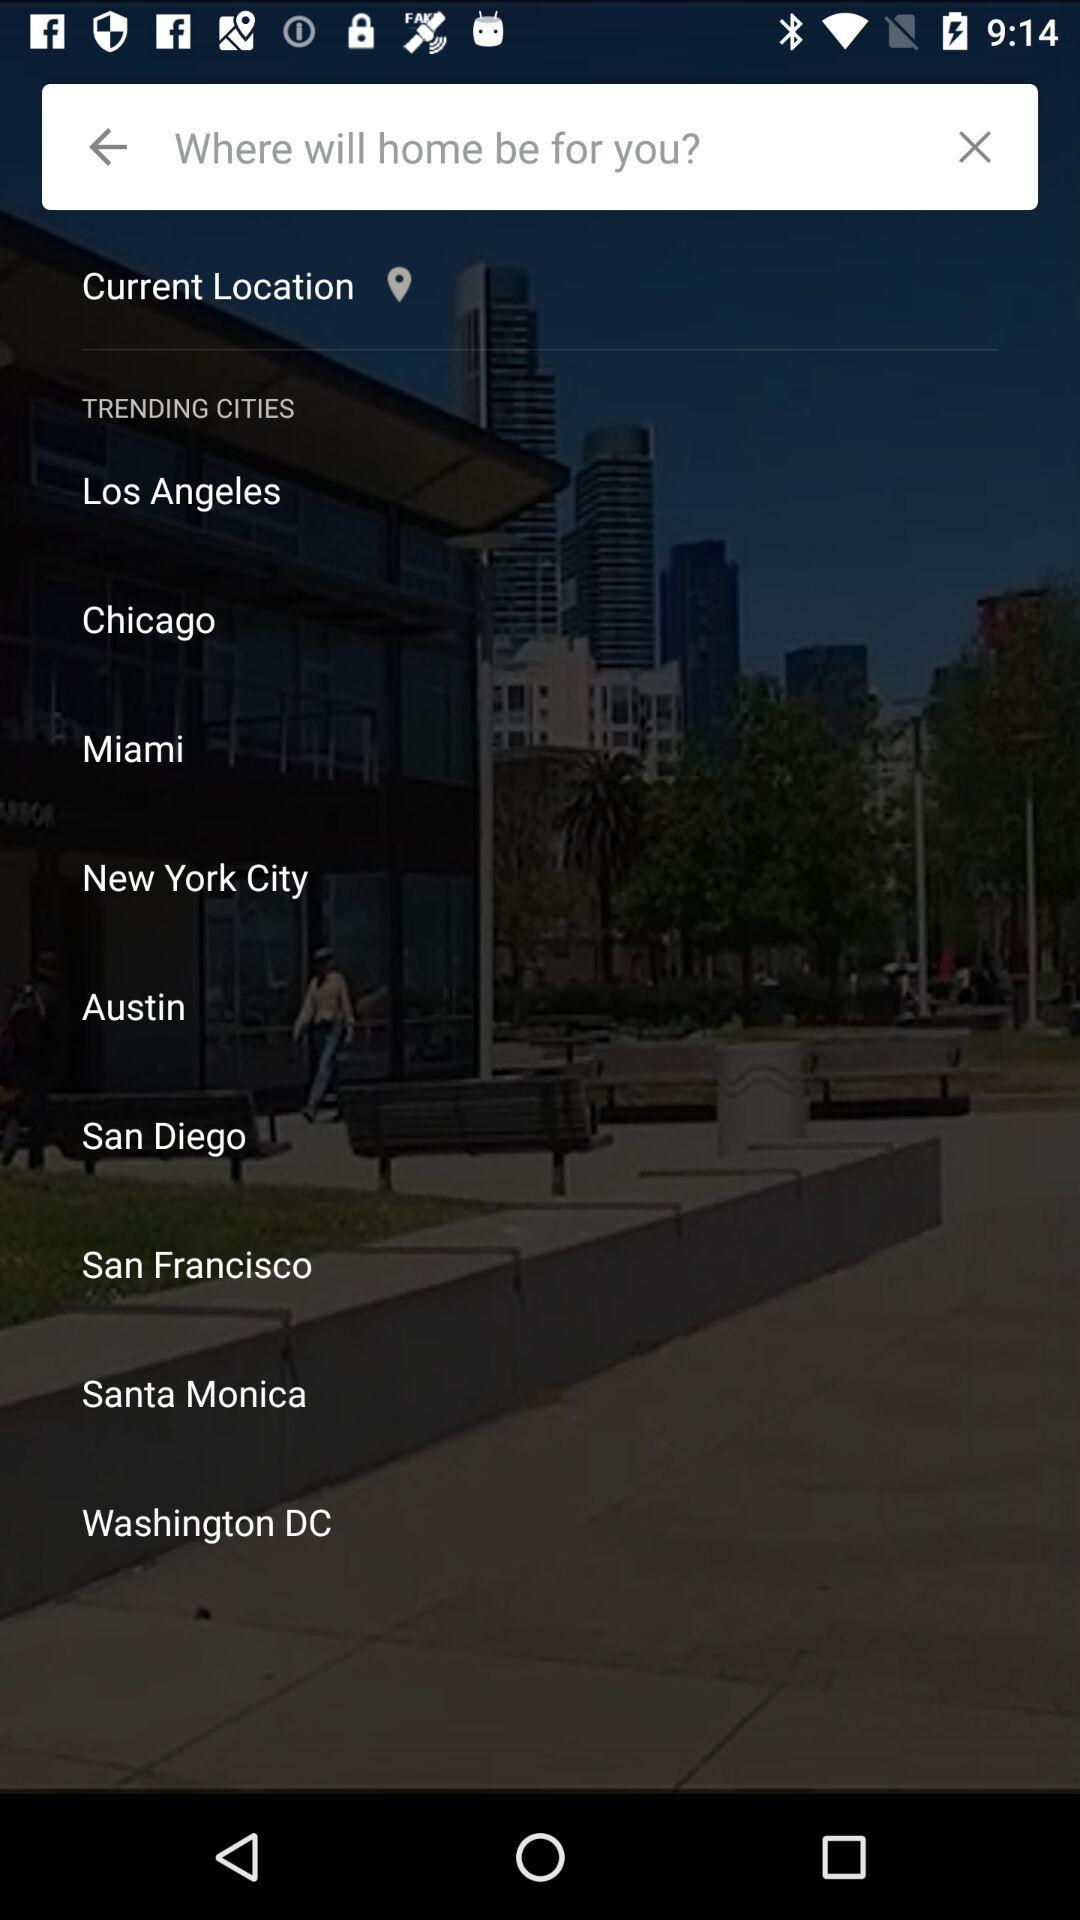 The width and height of the screenshot is (1080, 1920). What do you see at coordinates (540, 876) in the screenshot?
I see `new york city` at bounding box center [540, 876].